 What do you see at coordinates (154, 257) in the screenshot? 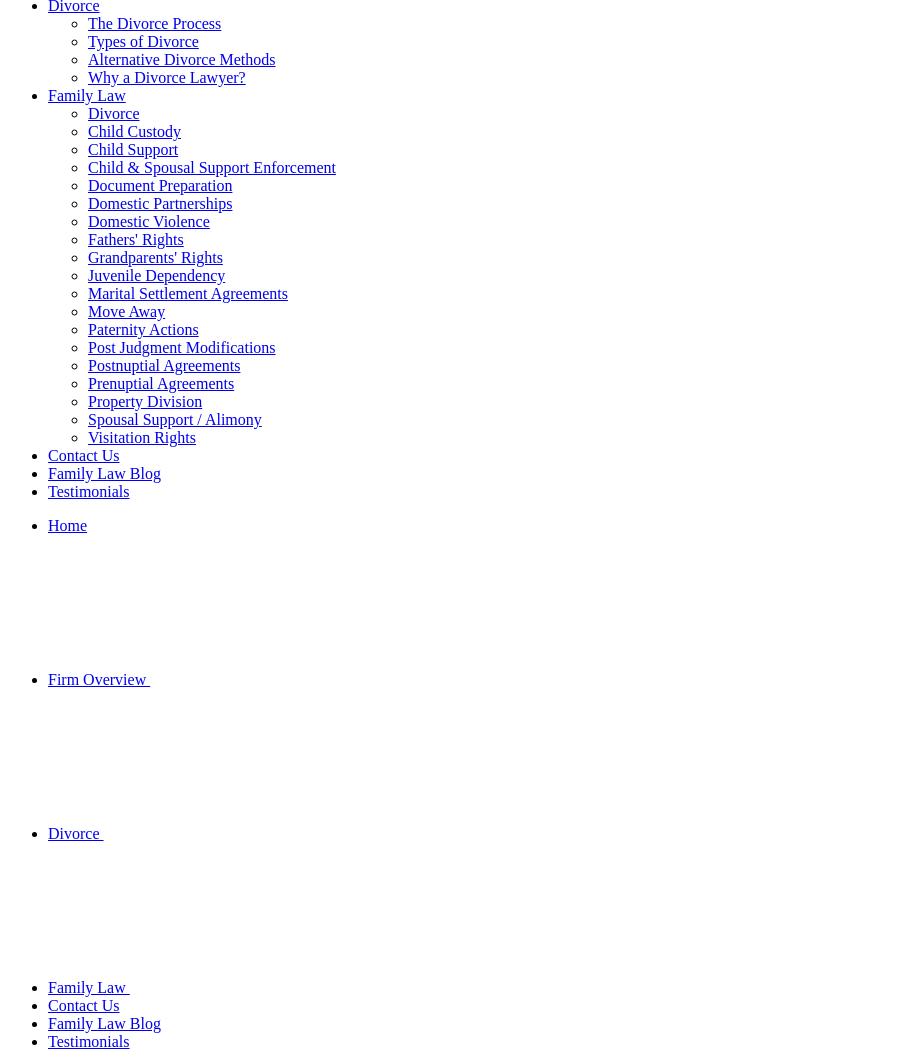
I see `'Grandparents' Rights'` at bounding box center [154, 257].